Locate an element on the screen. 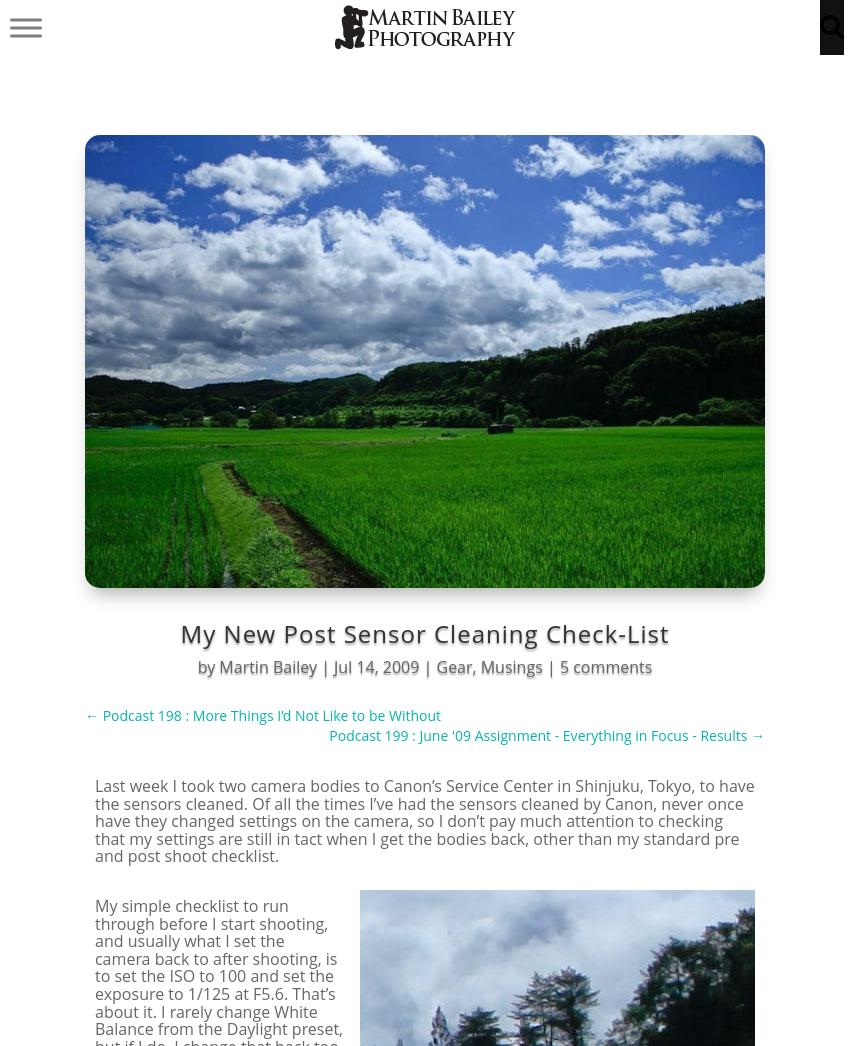 The image size is (850, 1046). ',' is located at coordinates (476, 666).